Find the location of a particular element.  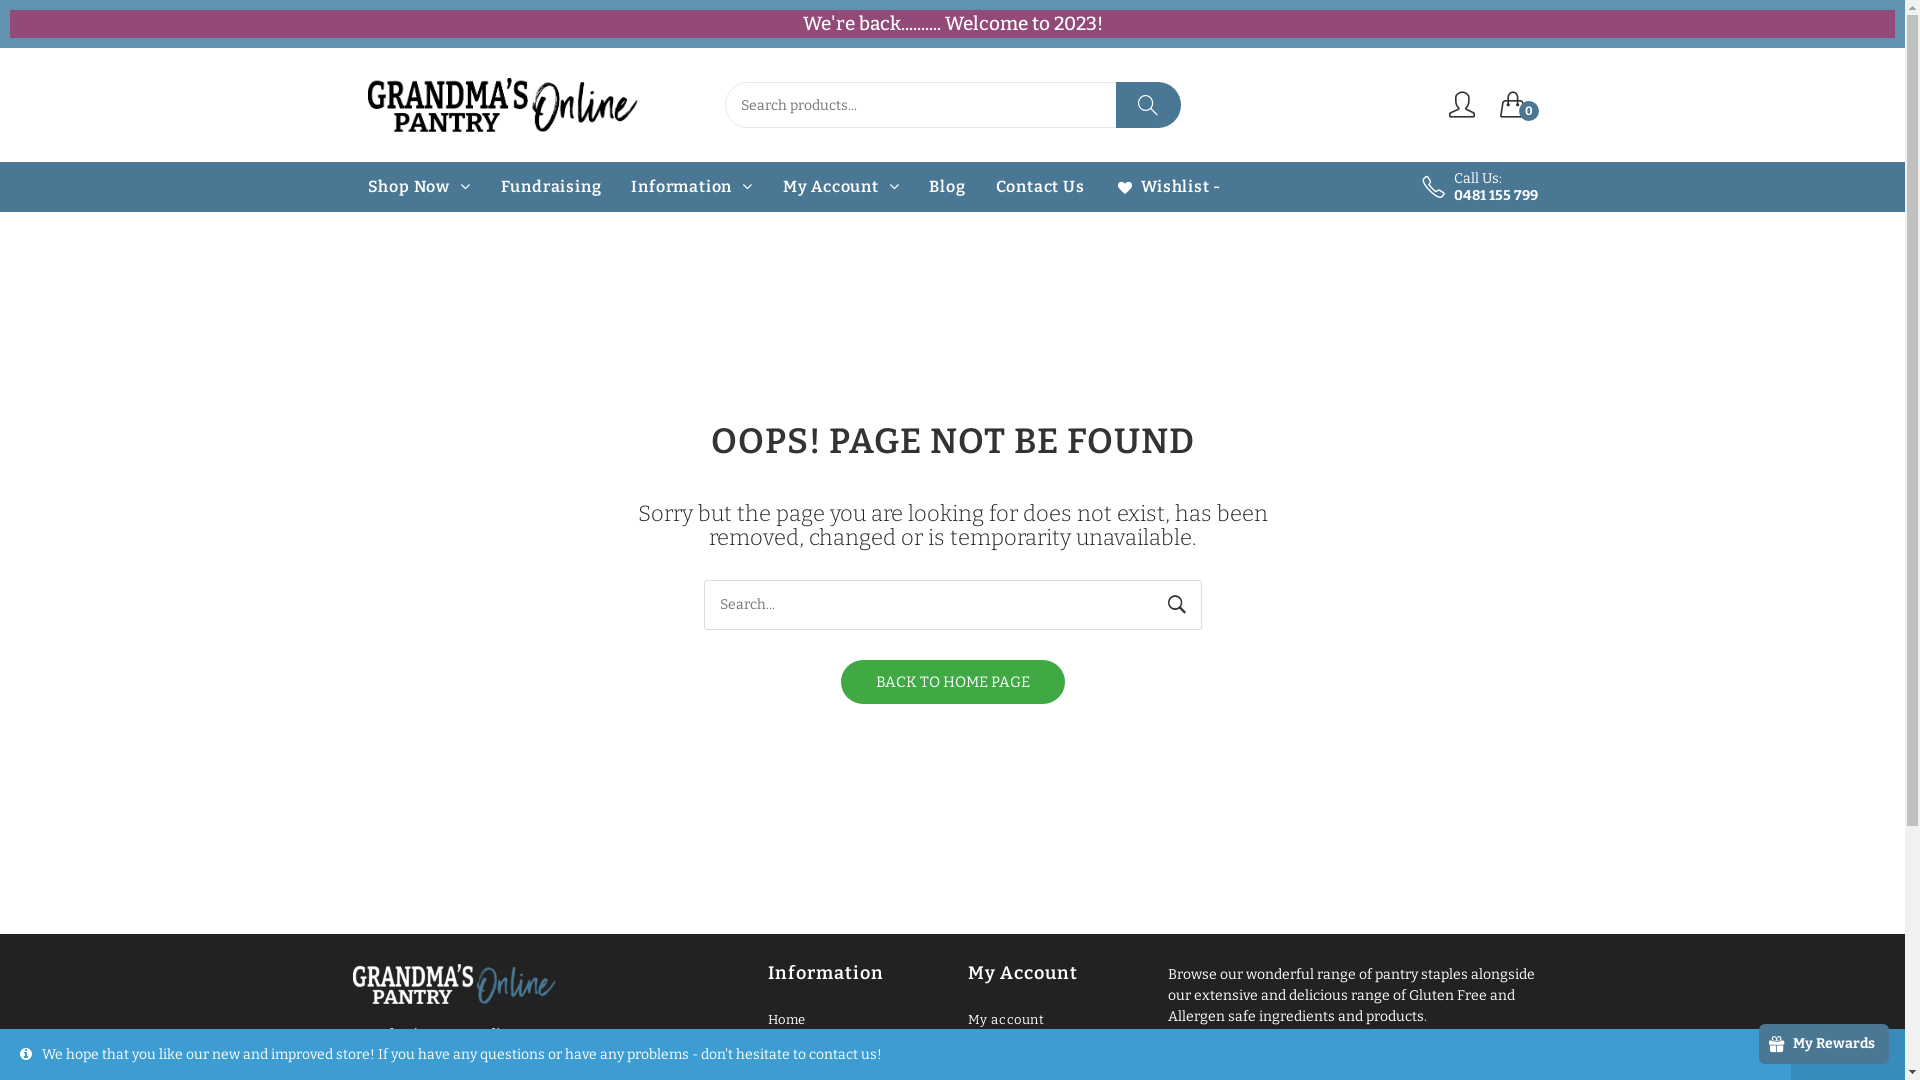

'SEARCH' is located at coordinates (1148, 104).